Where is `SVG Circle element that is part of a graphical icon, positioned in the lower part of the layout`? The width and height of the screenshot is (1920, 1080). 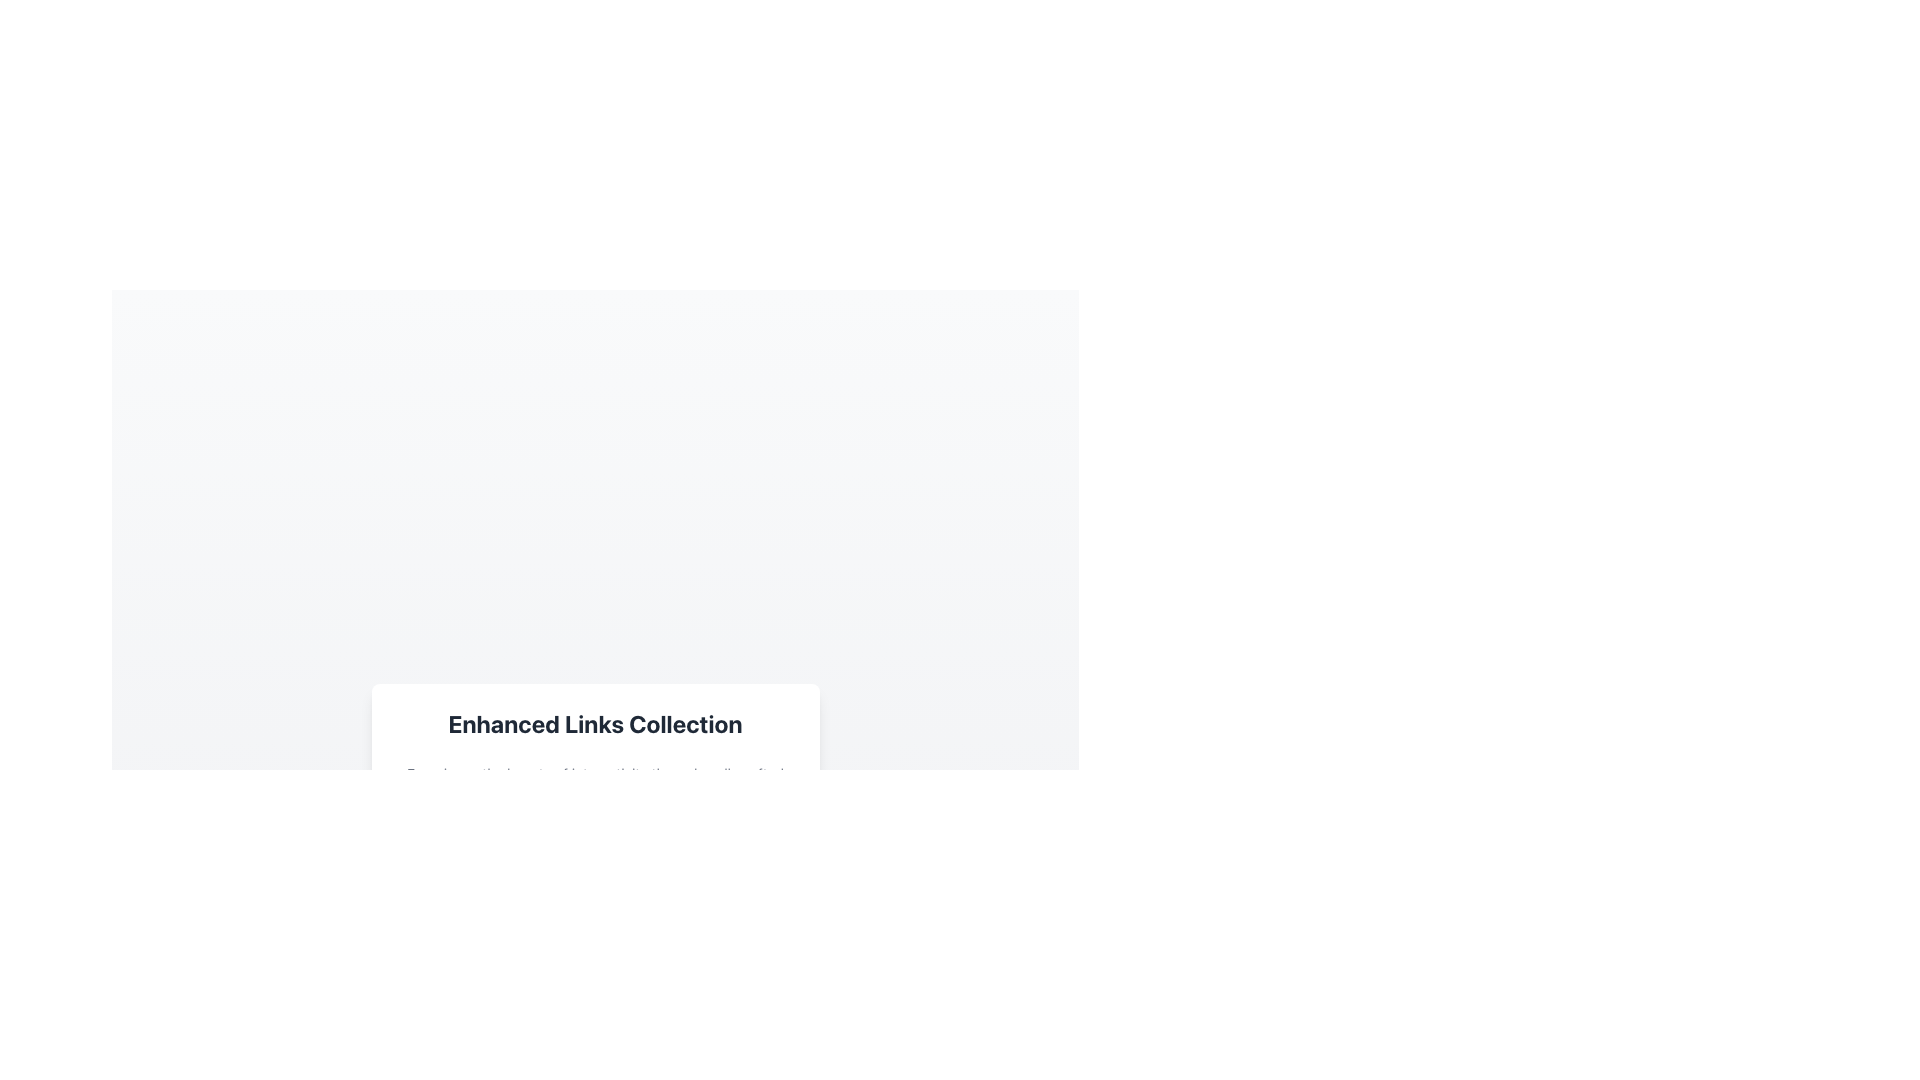
SVG Circle element that is part of a graphical icon, positioned in the lower part of the layout is located at coordinates (402, 874).